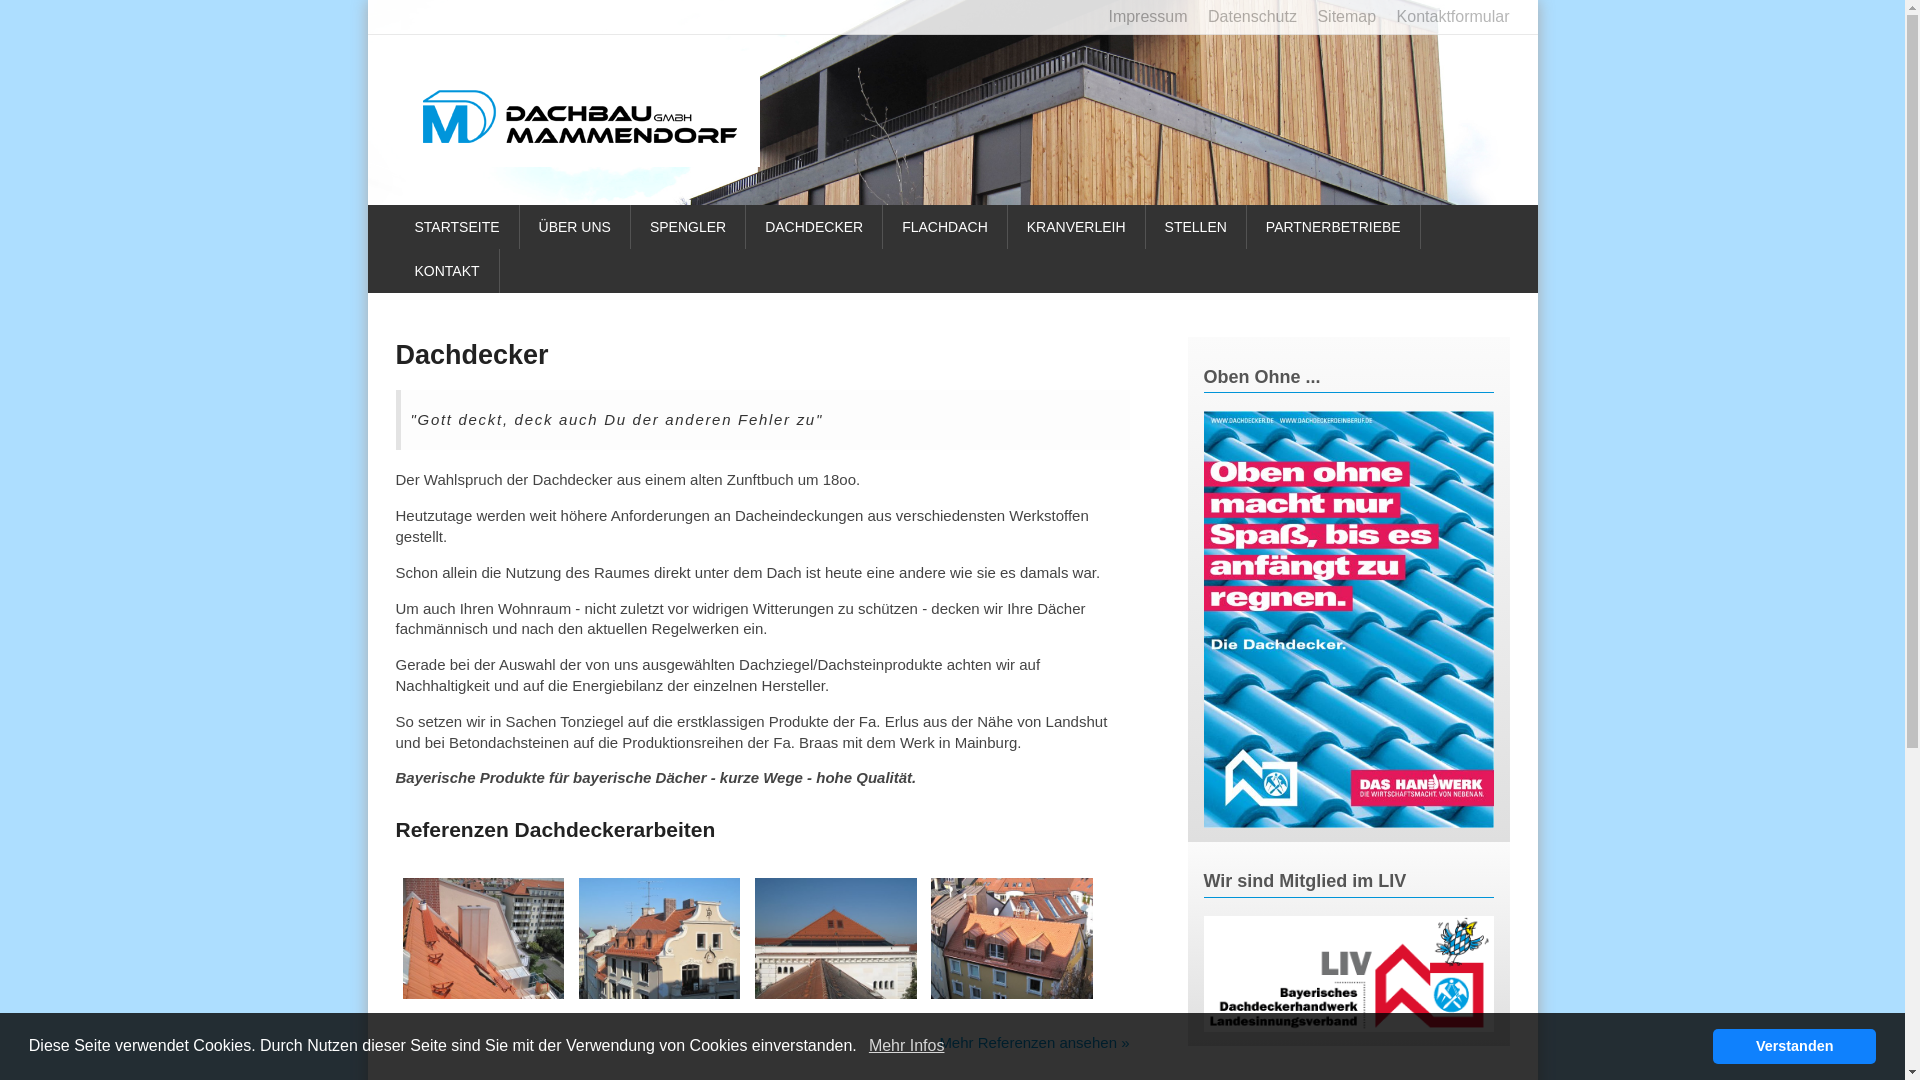  Describe the element at coordinates (1334, 226) in the screenshot. I see `'PARTNERBETRIEBE'` at that location.